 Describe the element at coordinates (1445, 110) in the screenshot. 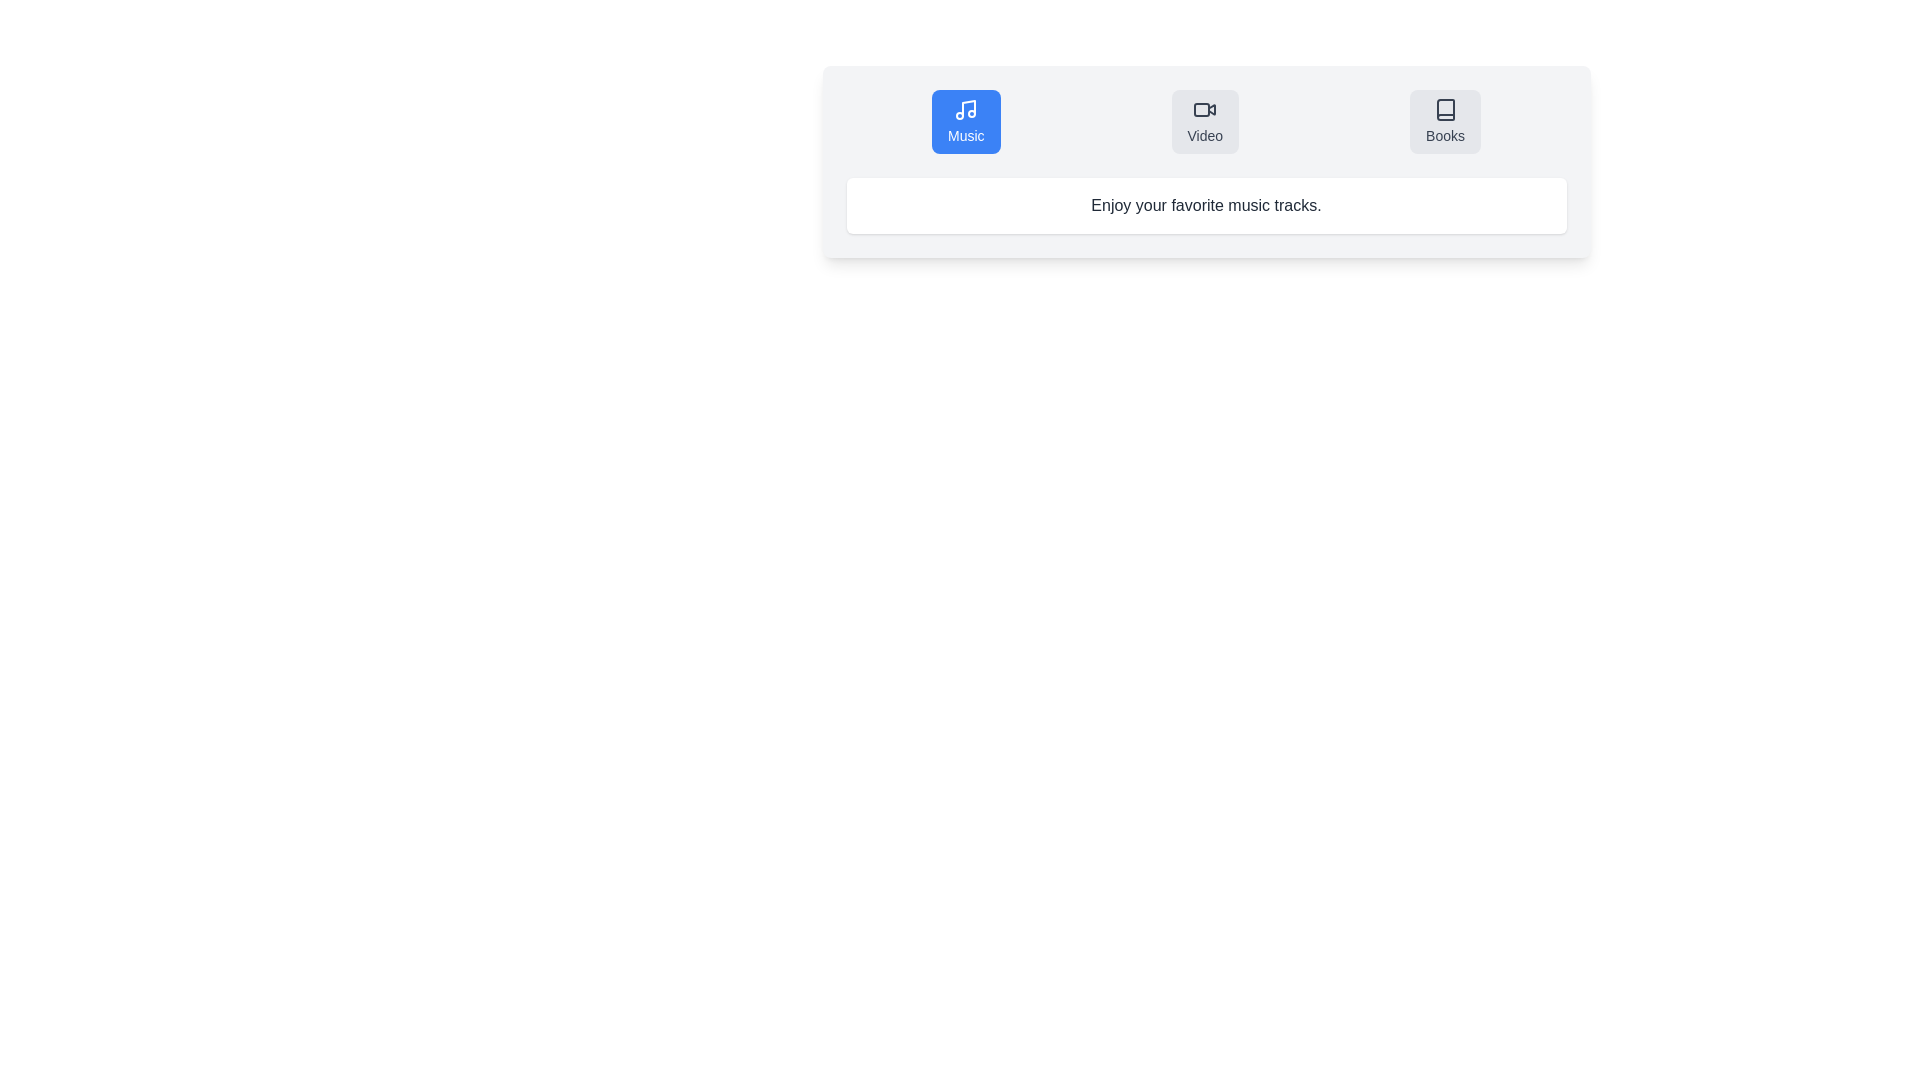

I see `the rightmost book icon in the group of three icons at the upper center of the interface, labeled 'Books'` at that location.